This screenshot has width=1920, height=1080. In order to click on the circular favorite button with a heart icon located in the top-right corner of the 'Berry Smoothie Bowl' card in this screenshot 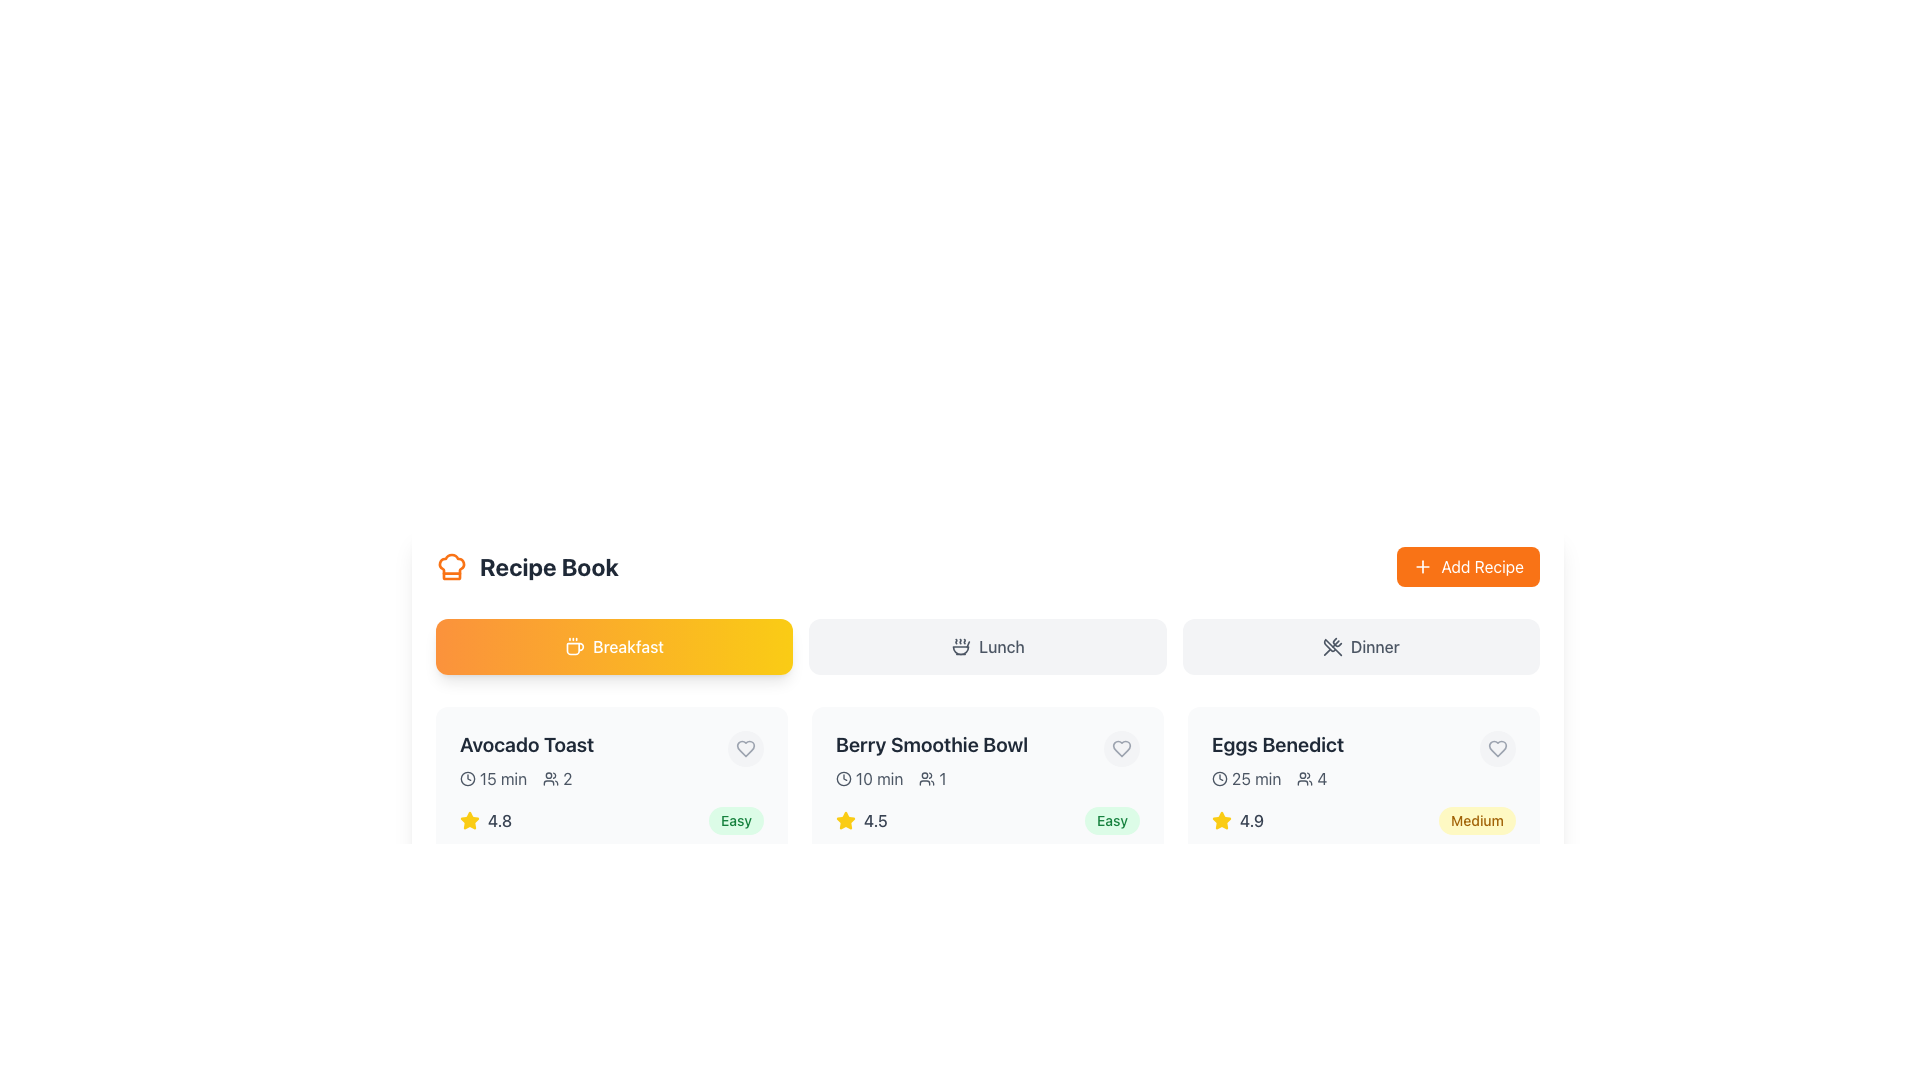, I will do `click(1122, 748)`.